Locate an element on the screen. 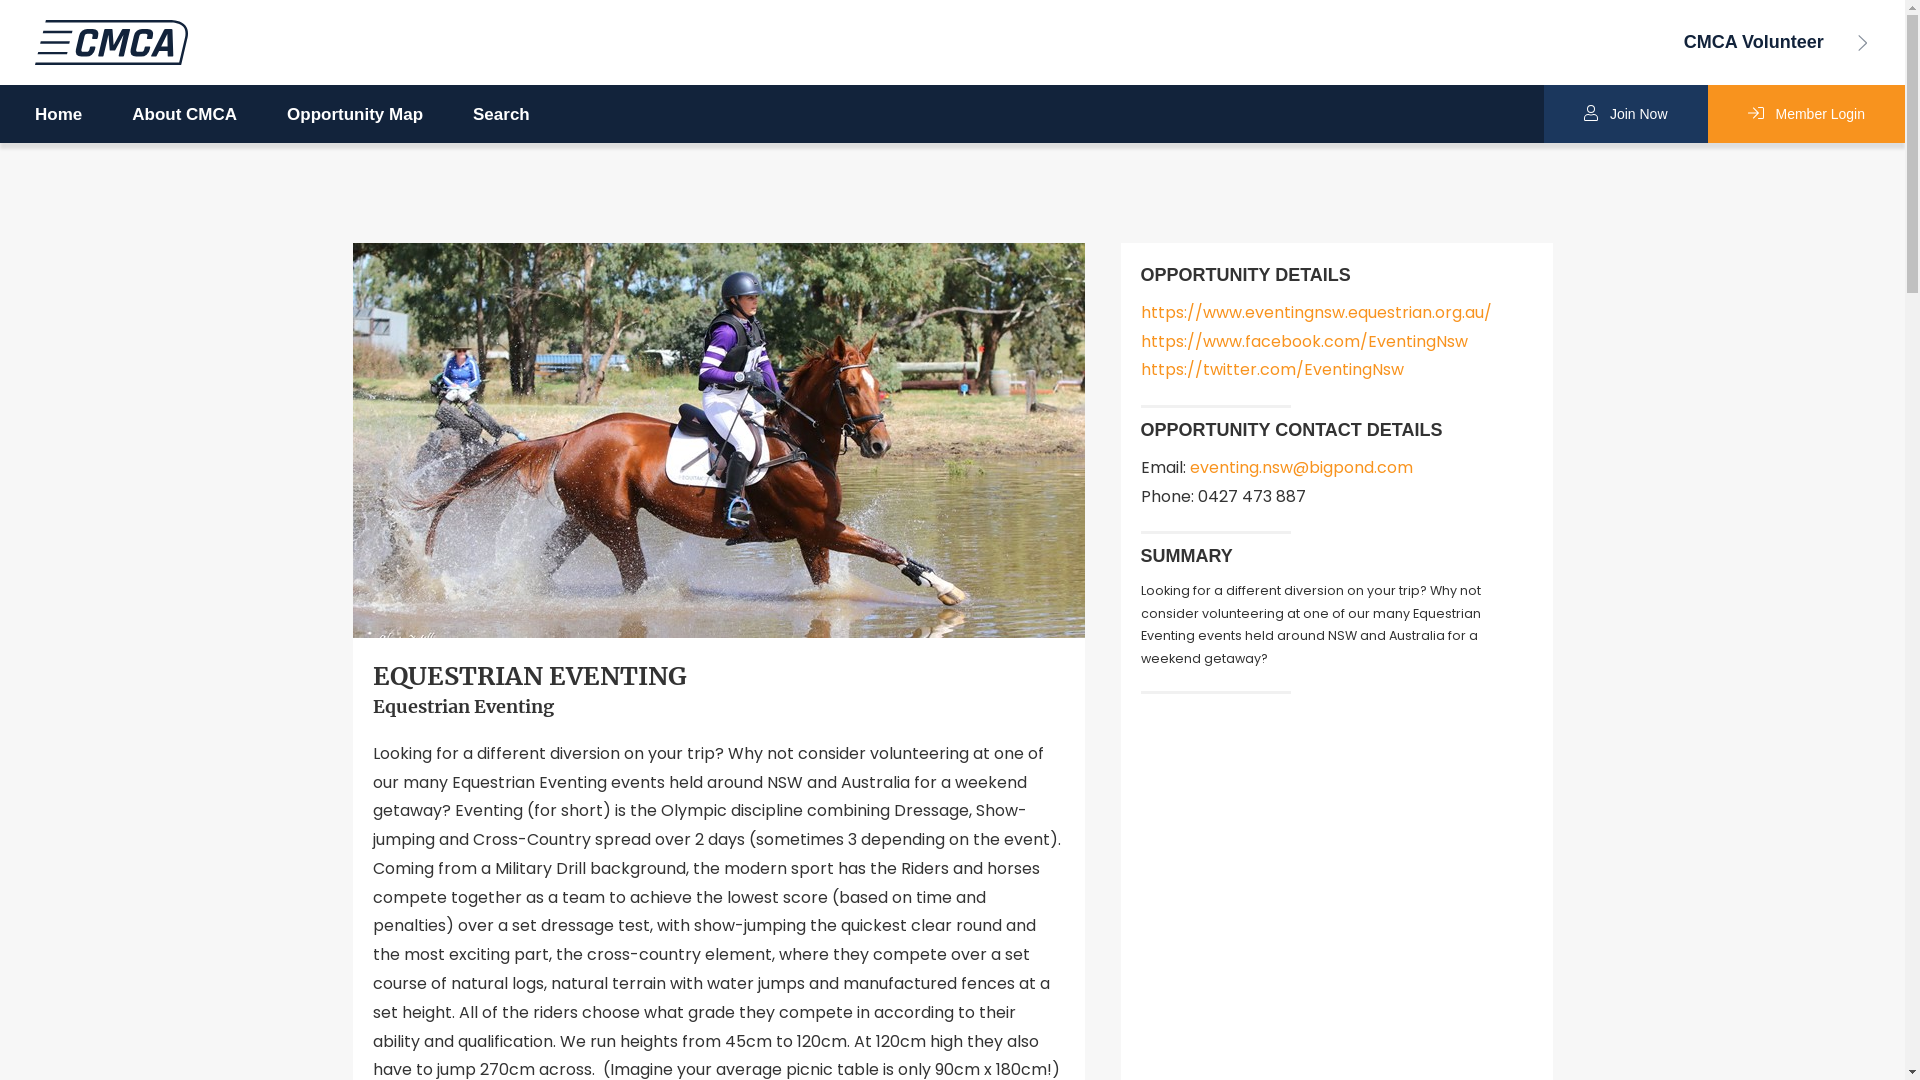 The height and width of the screenshot is (1080, 1920). 'Join Now' is located at coordinates (1626, 114).